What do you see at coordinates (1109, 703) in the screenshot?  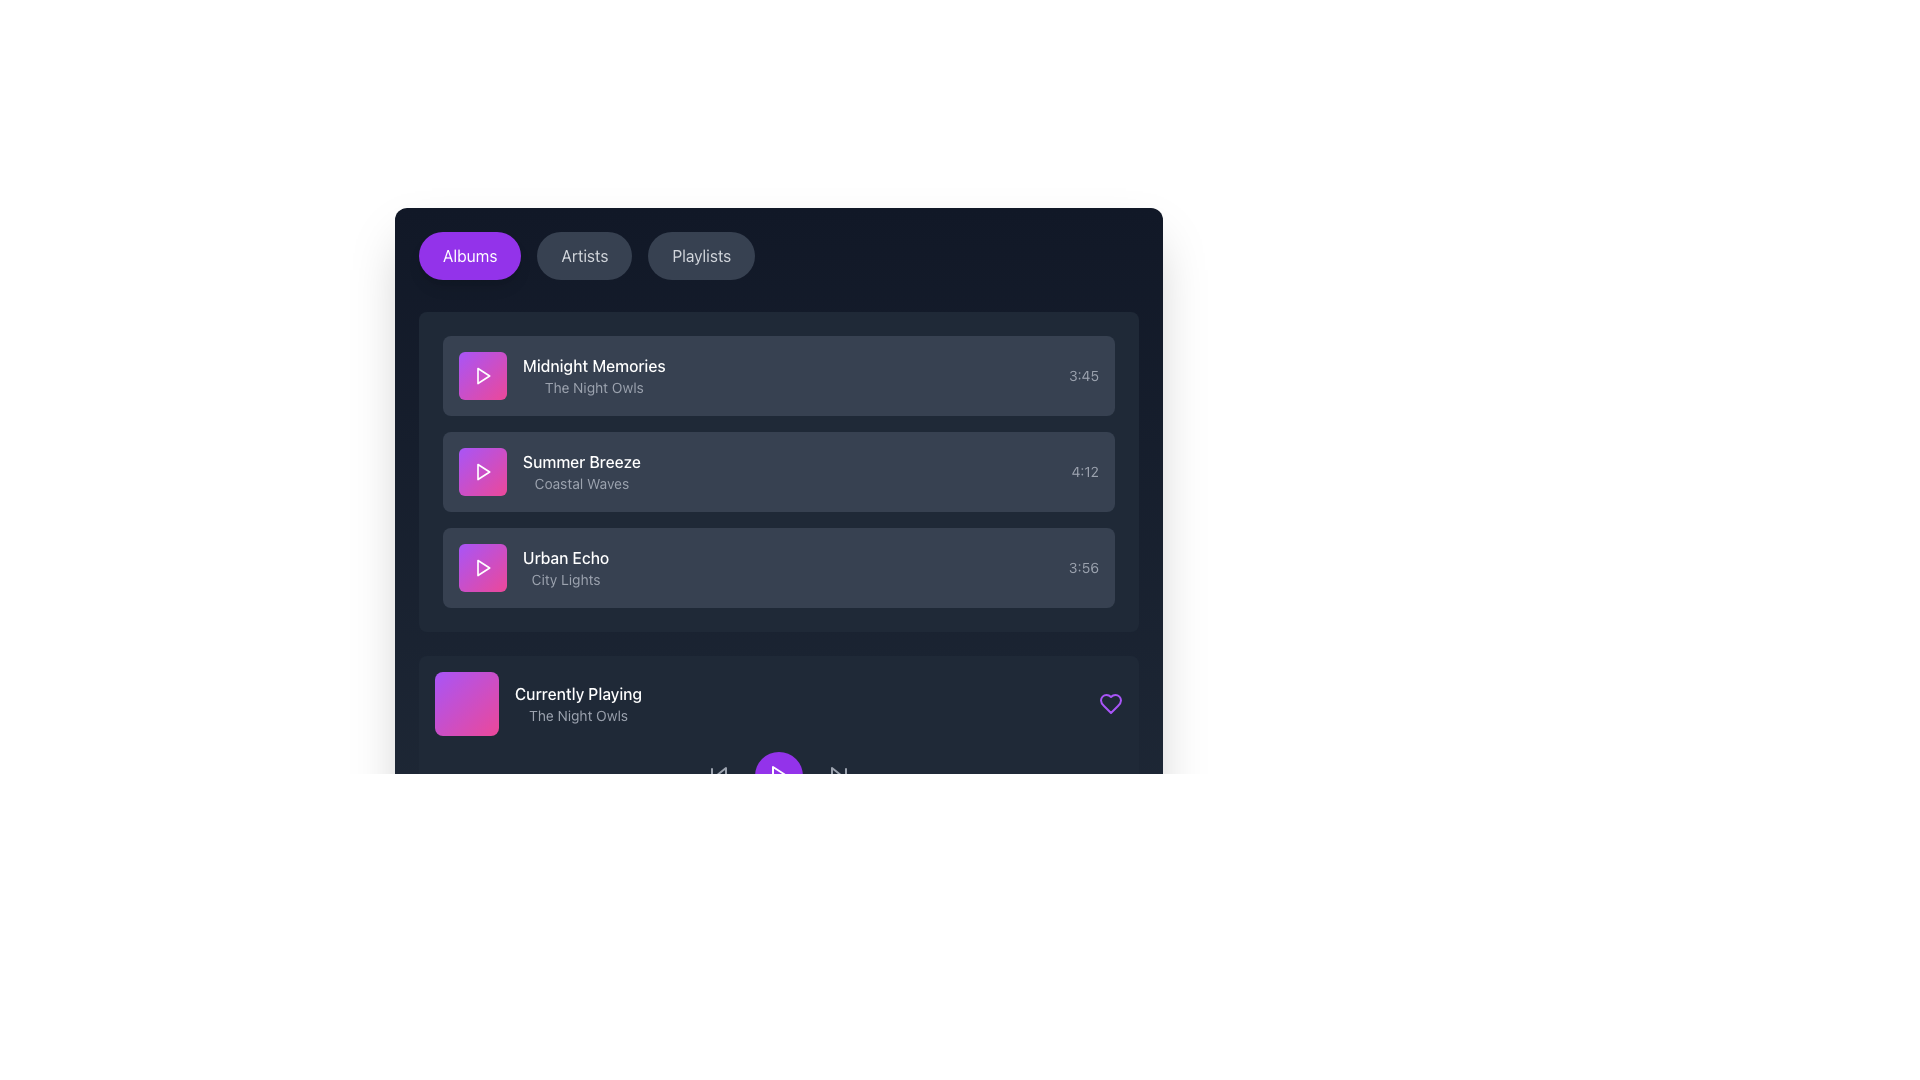 I see `the heart-shaped icon in the 'Currently Playing' section` at bounding box center [1109, 703].